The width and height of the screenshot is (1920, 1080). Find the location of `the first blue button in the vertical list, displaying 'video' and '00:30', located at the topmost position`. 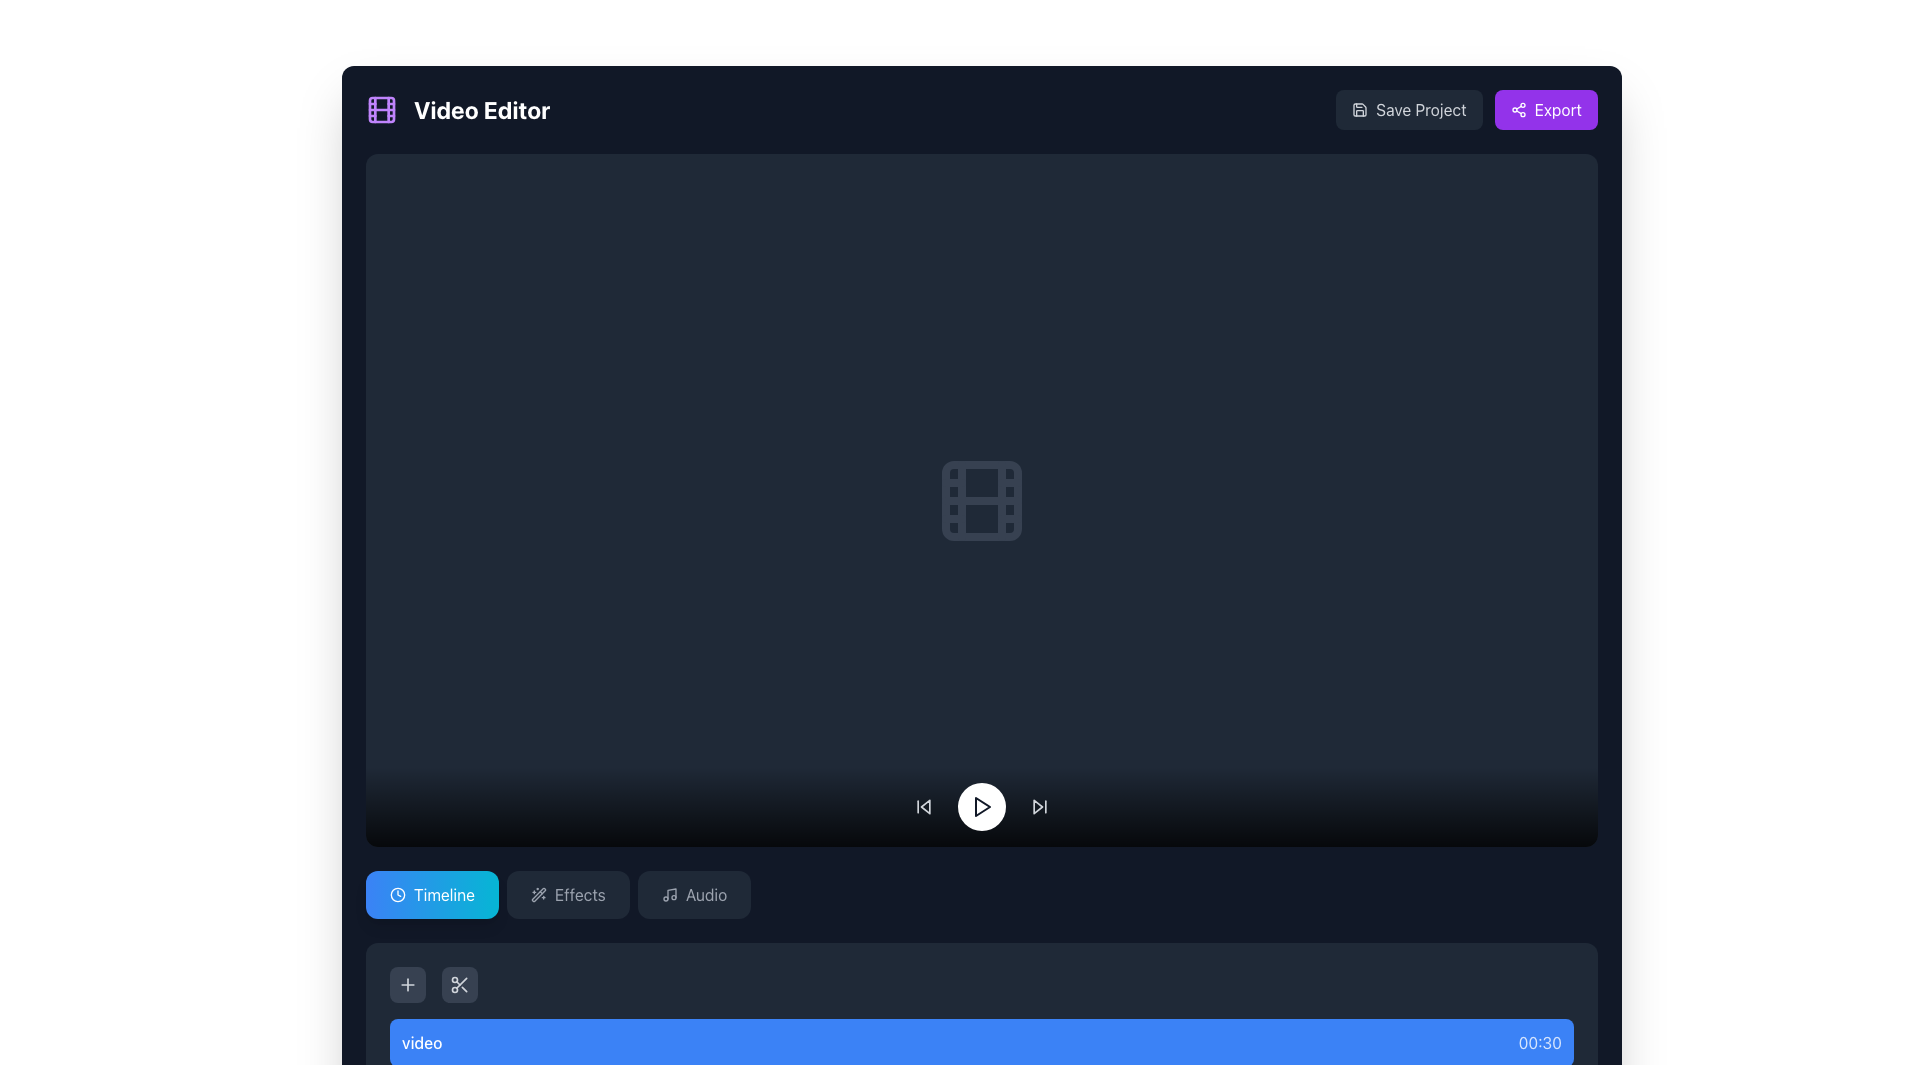

the first blue button in the vertical list, displaying 'video' and '00:30', located at the topmost position is located at coordinates (982, 1041).